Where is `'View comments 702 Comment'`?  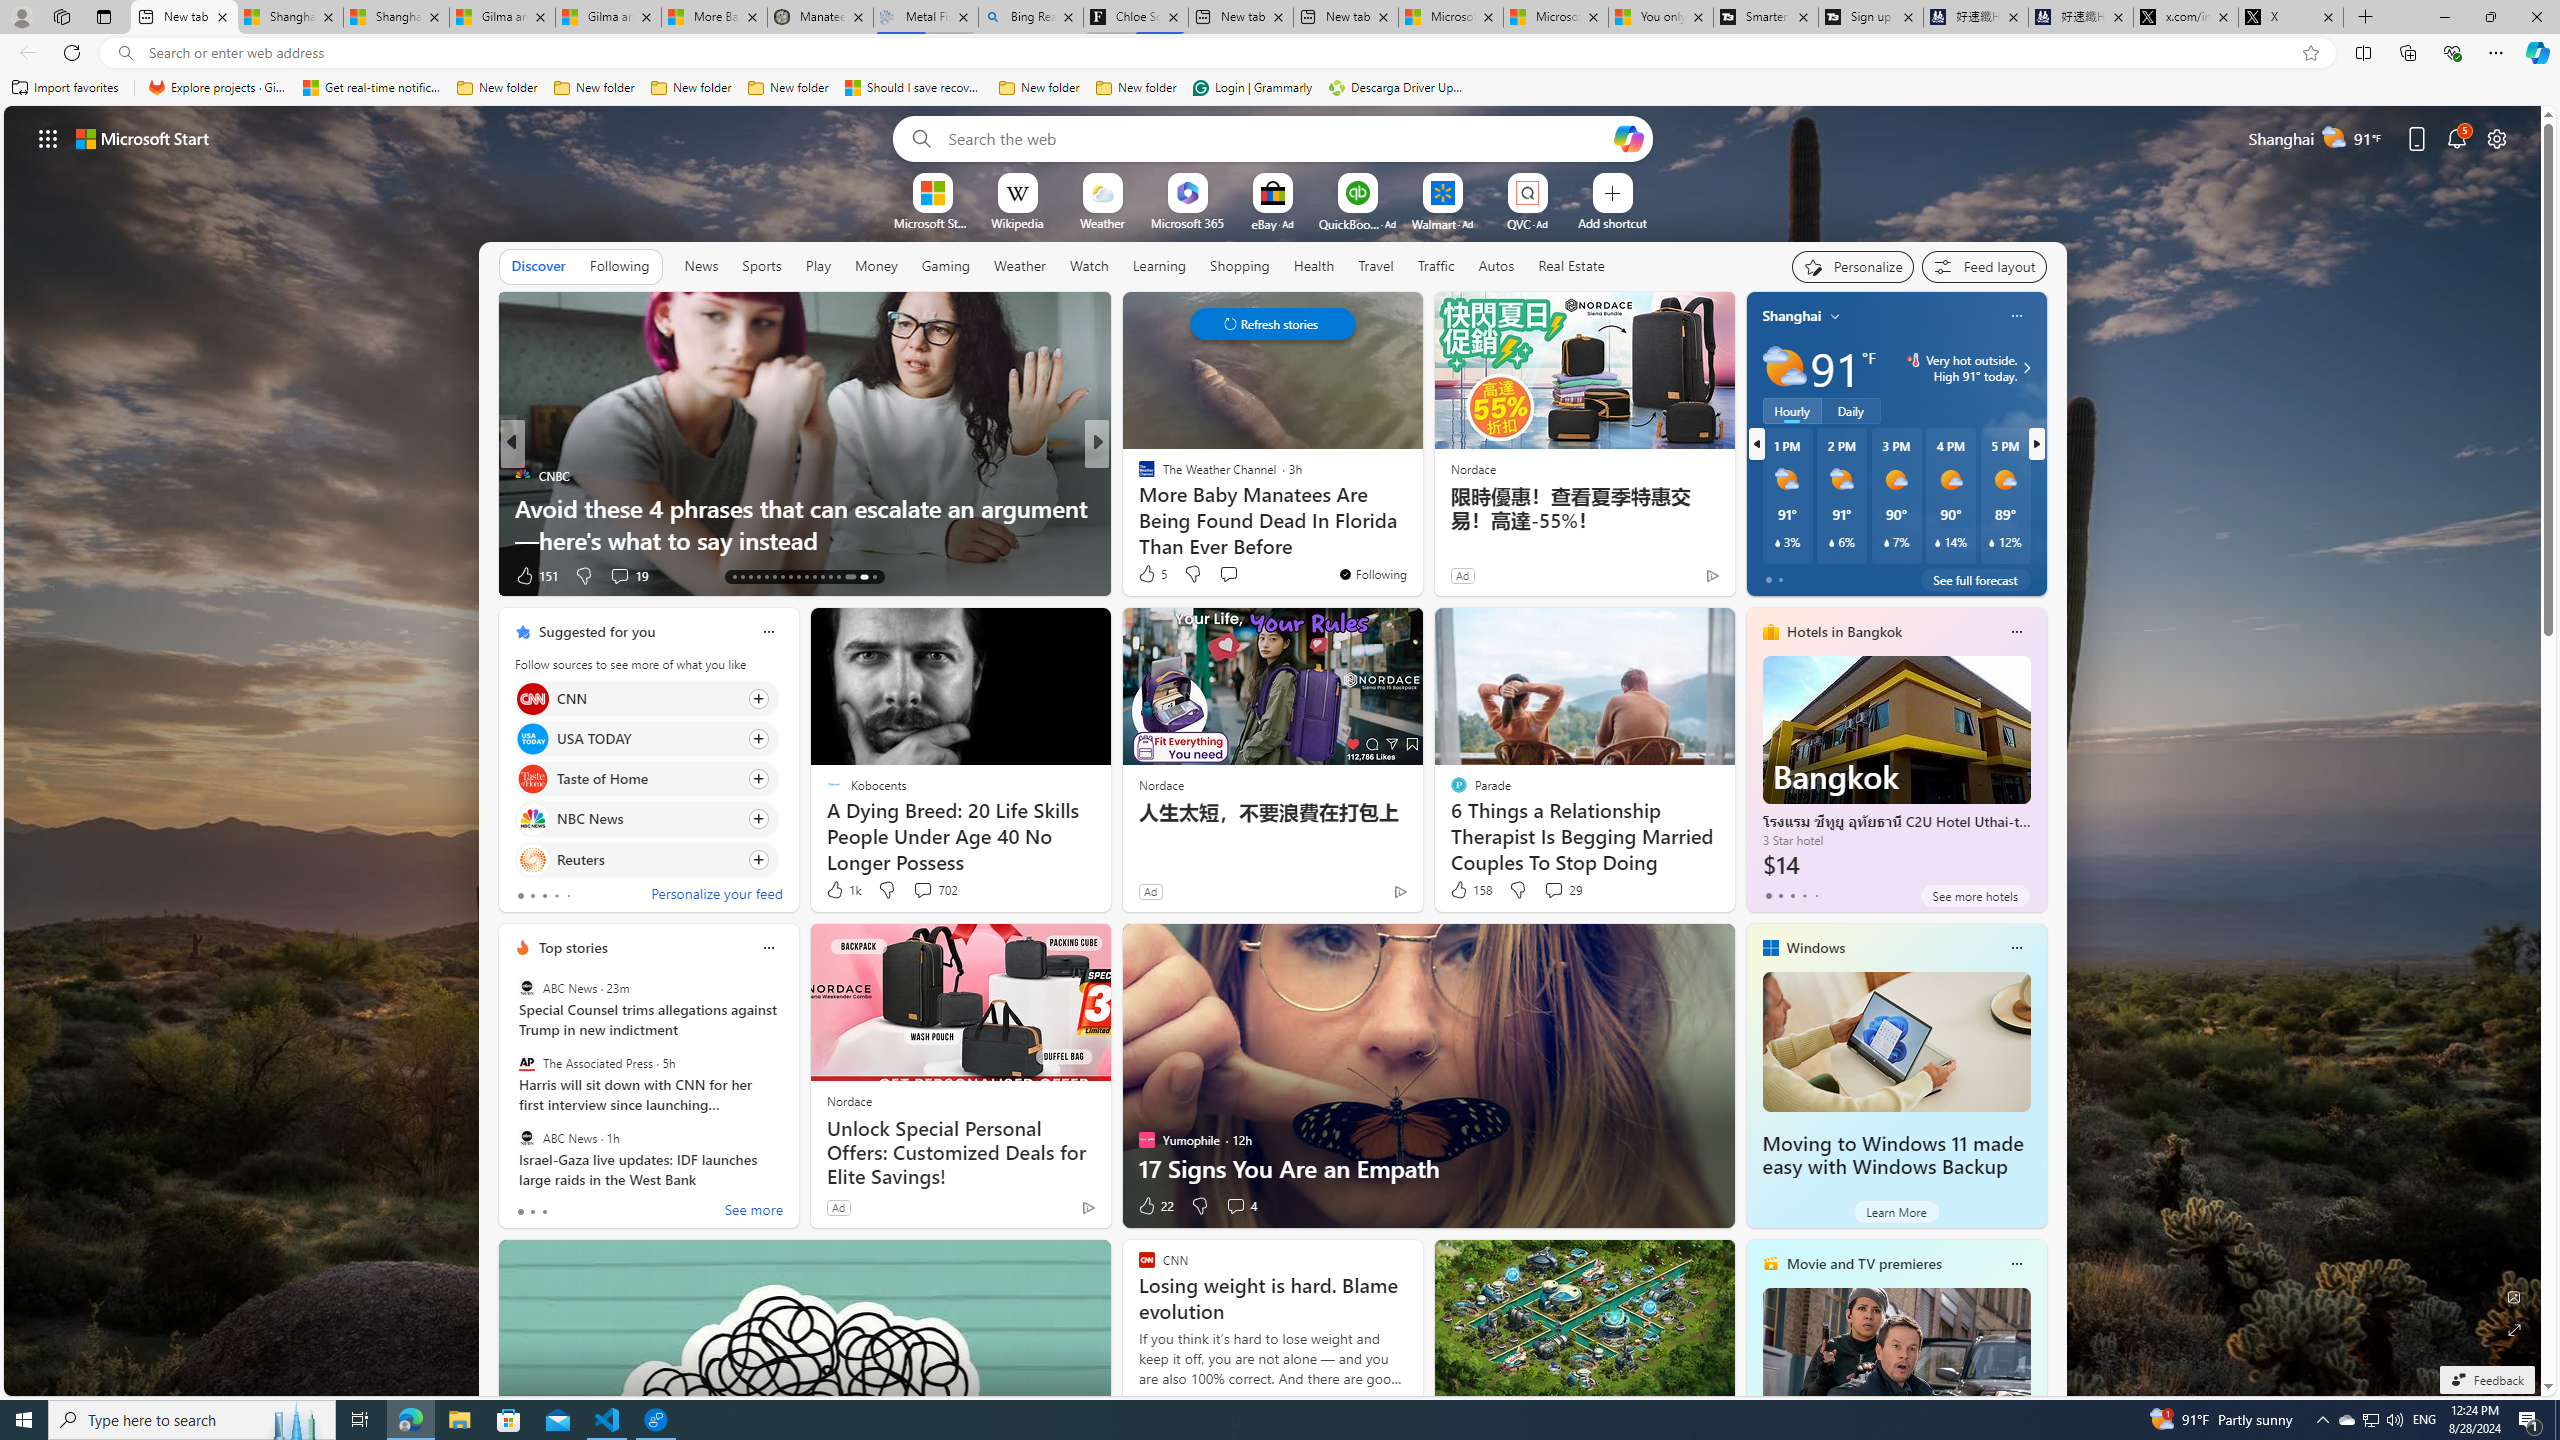
'View comments 702 Comment' is located at coordinates (921, 888).